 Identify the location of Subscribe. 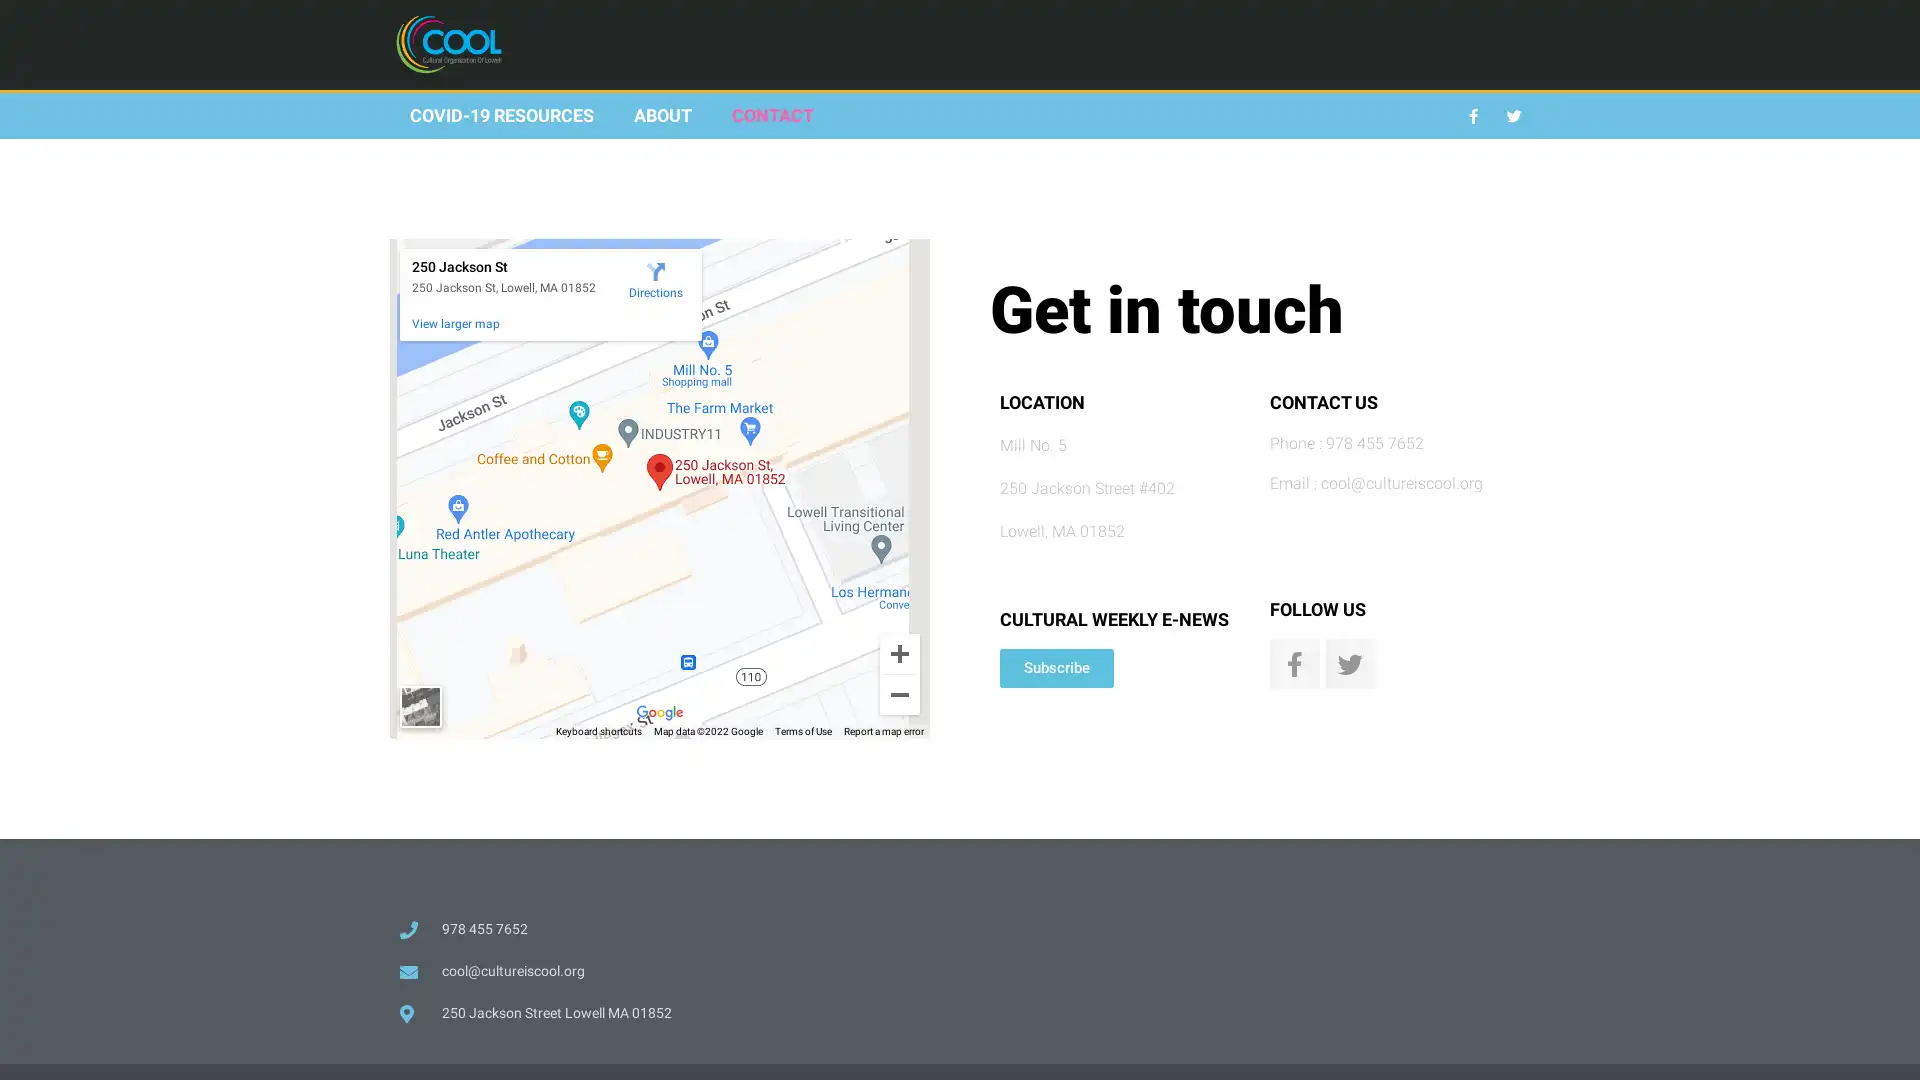
(1055, 668).